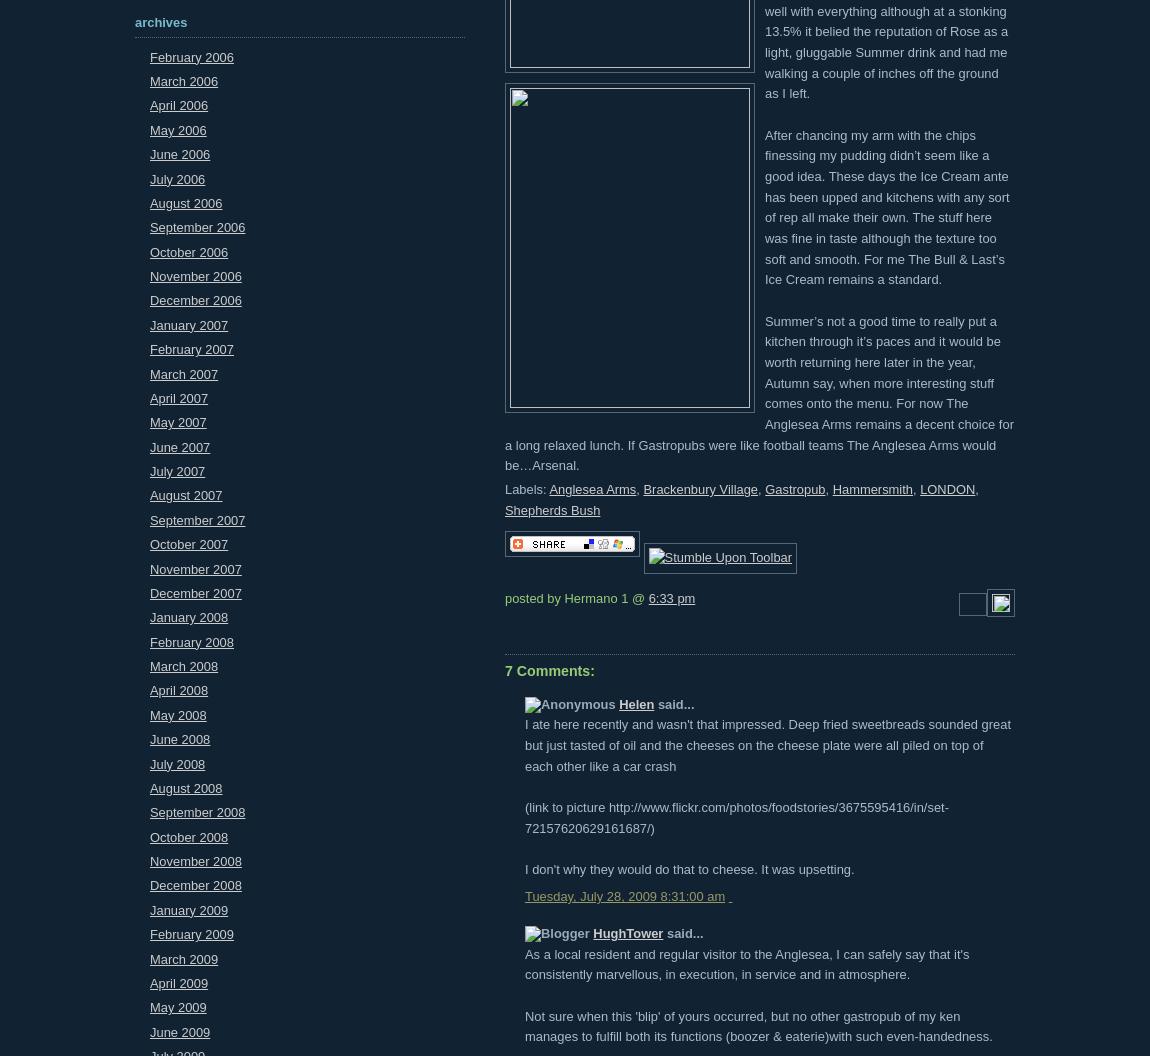 Image resolution: width=1150 pixels, height=1056 pixels. What do you see at coordinates (184, 494) in the screenshot?
I see `'August 2007'` at bounding box center [184, 494].